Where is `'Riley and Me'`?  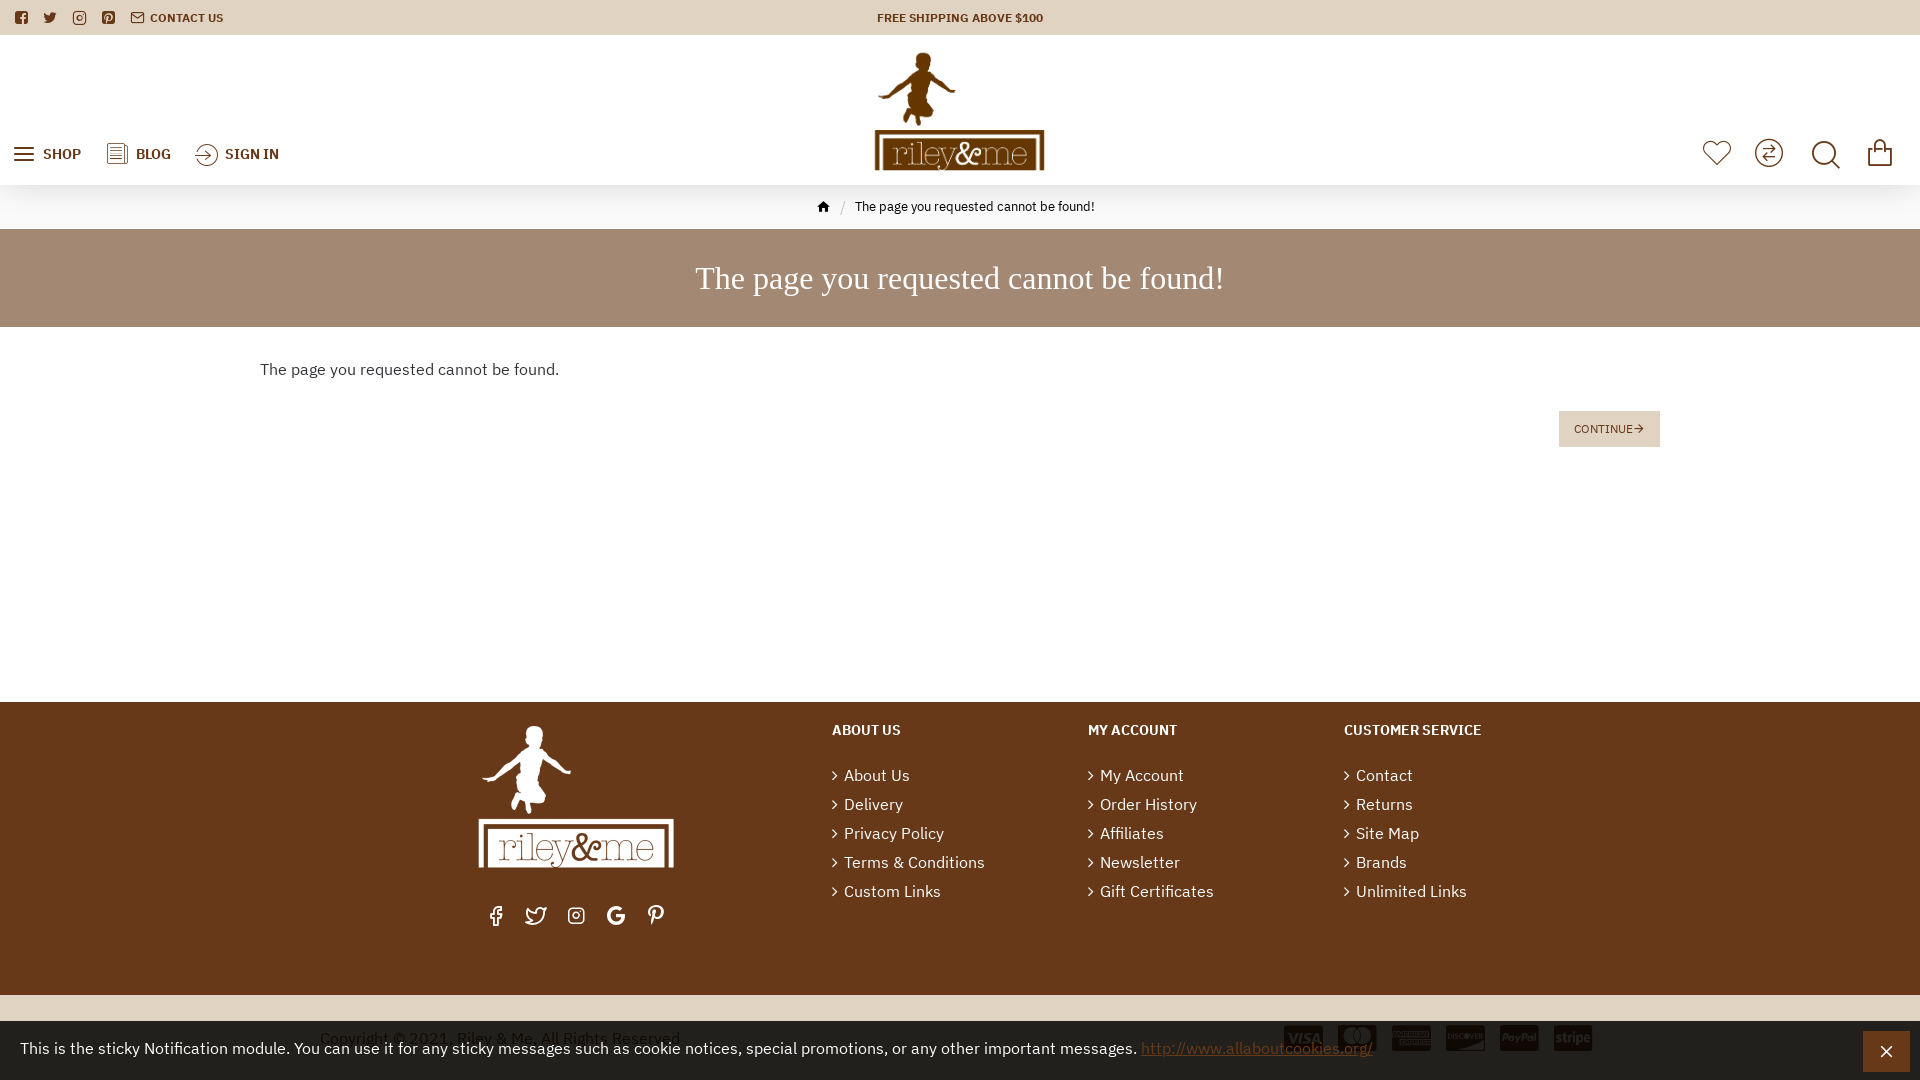
'Riley and Me' is located at coordinates (872, 110).